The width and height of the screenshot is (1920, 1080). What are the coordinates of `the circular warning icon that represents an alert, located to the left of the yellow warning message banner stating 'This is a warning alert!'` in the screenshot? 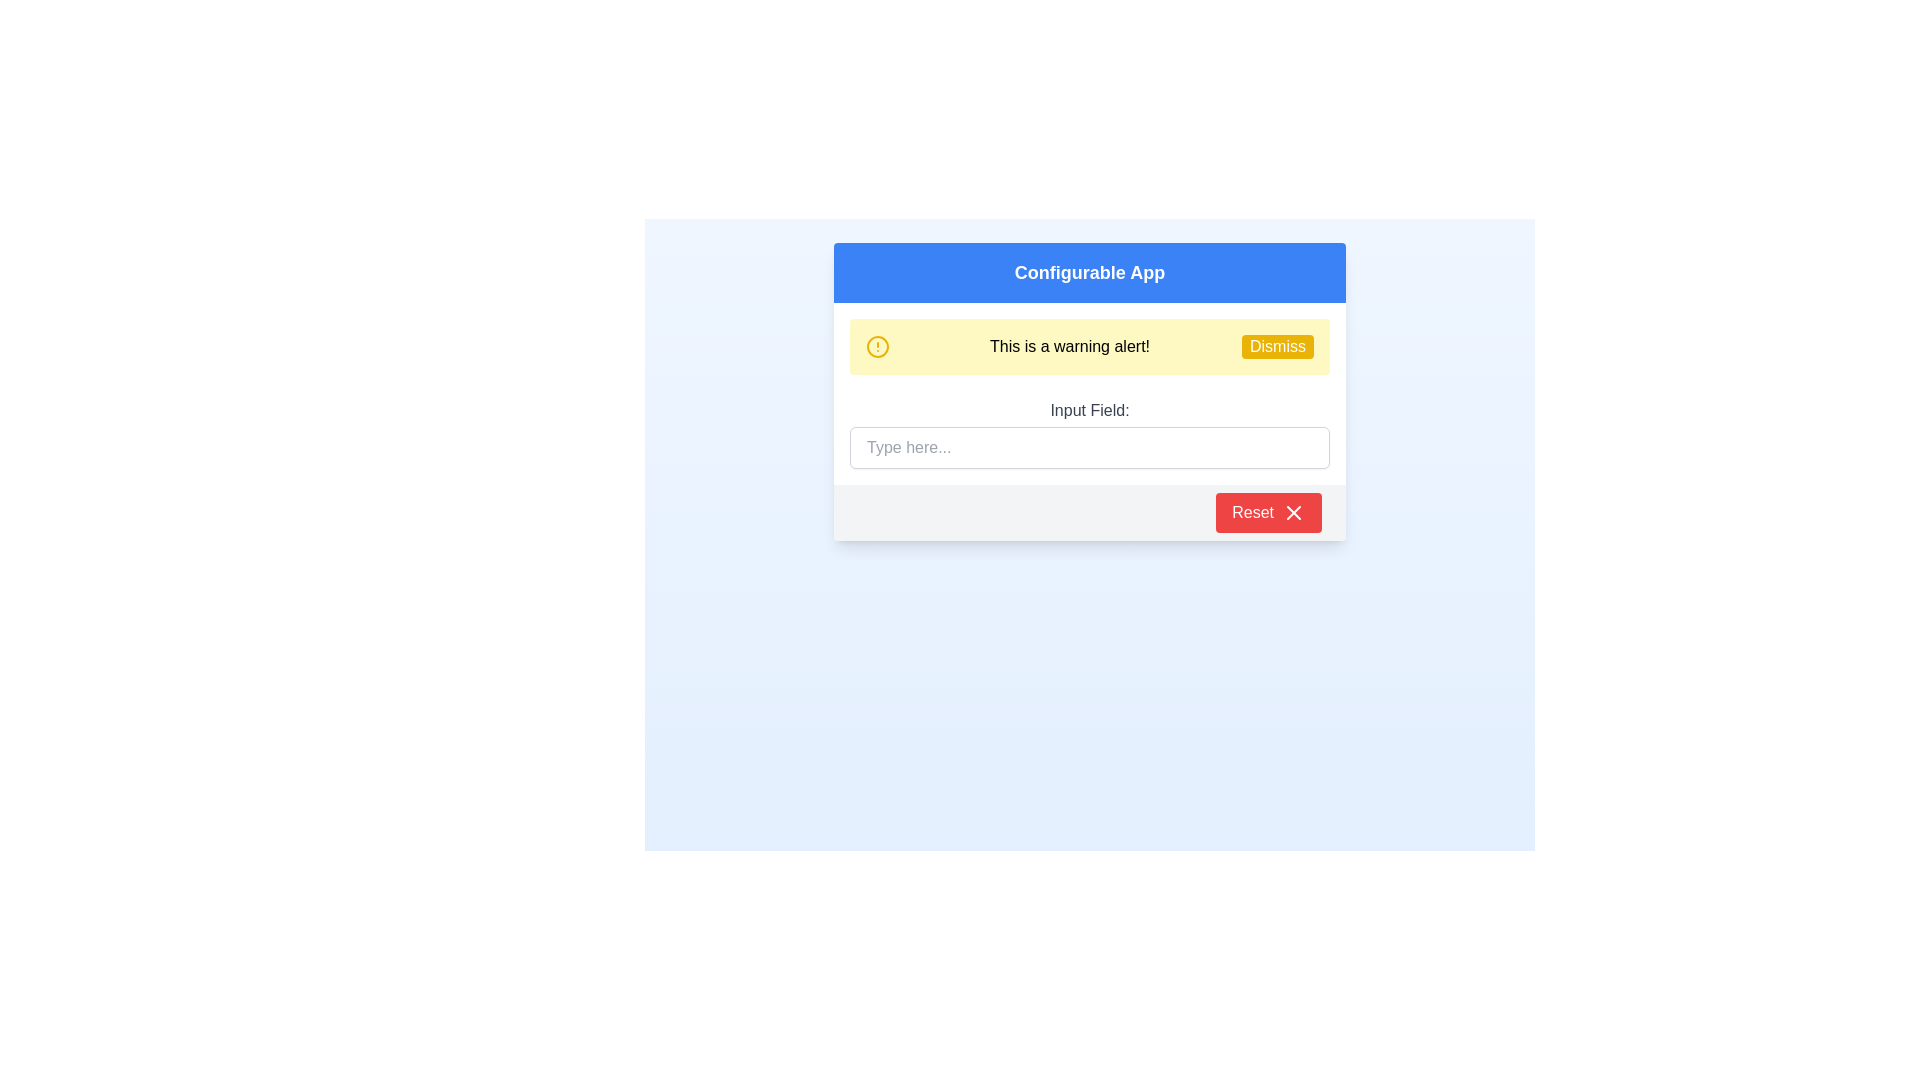 It's located at (878, 346).